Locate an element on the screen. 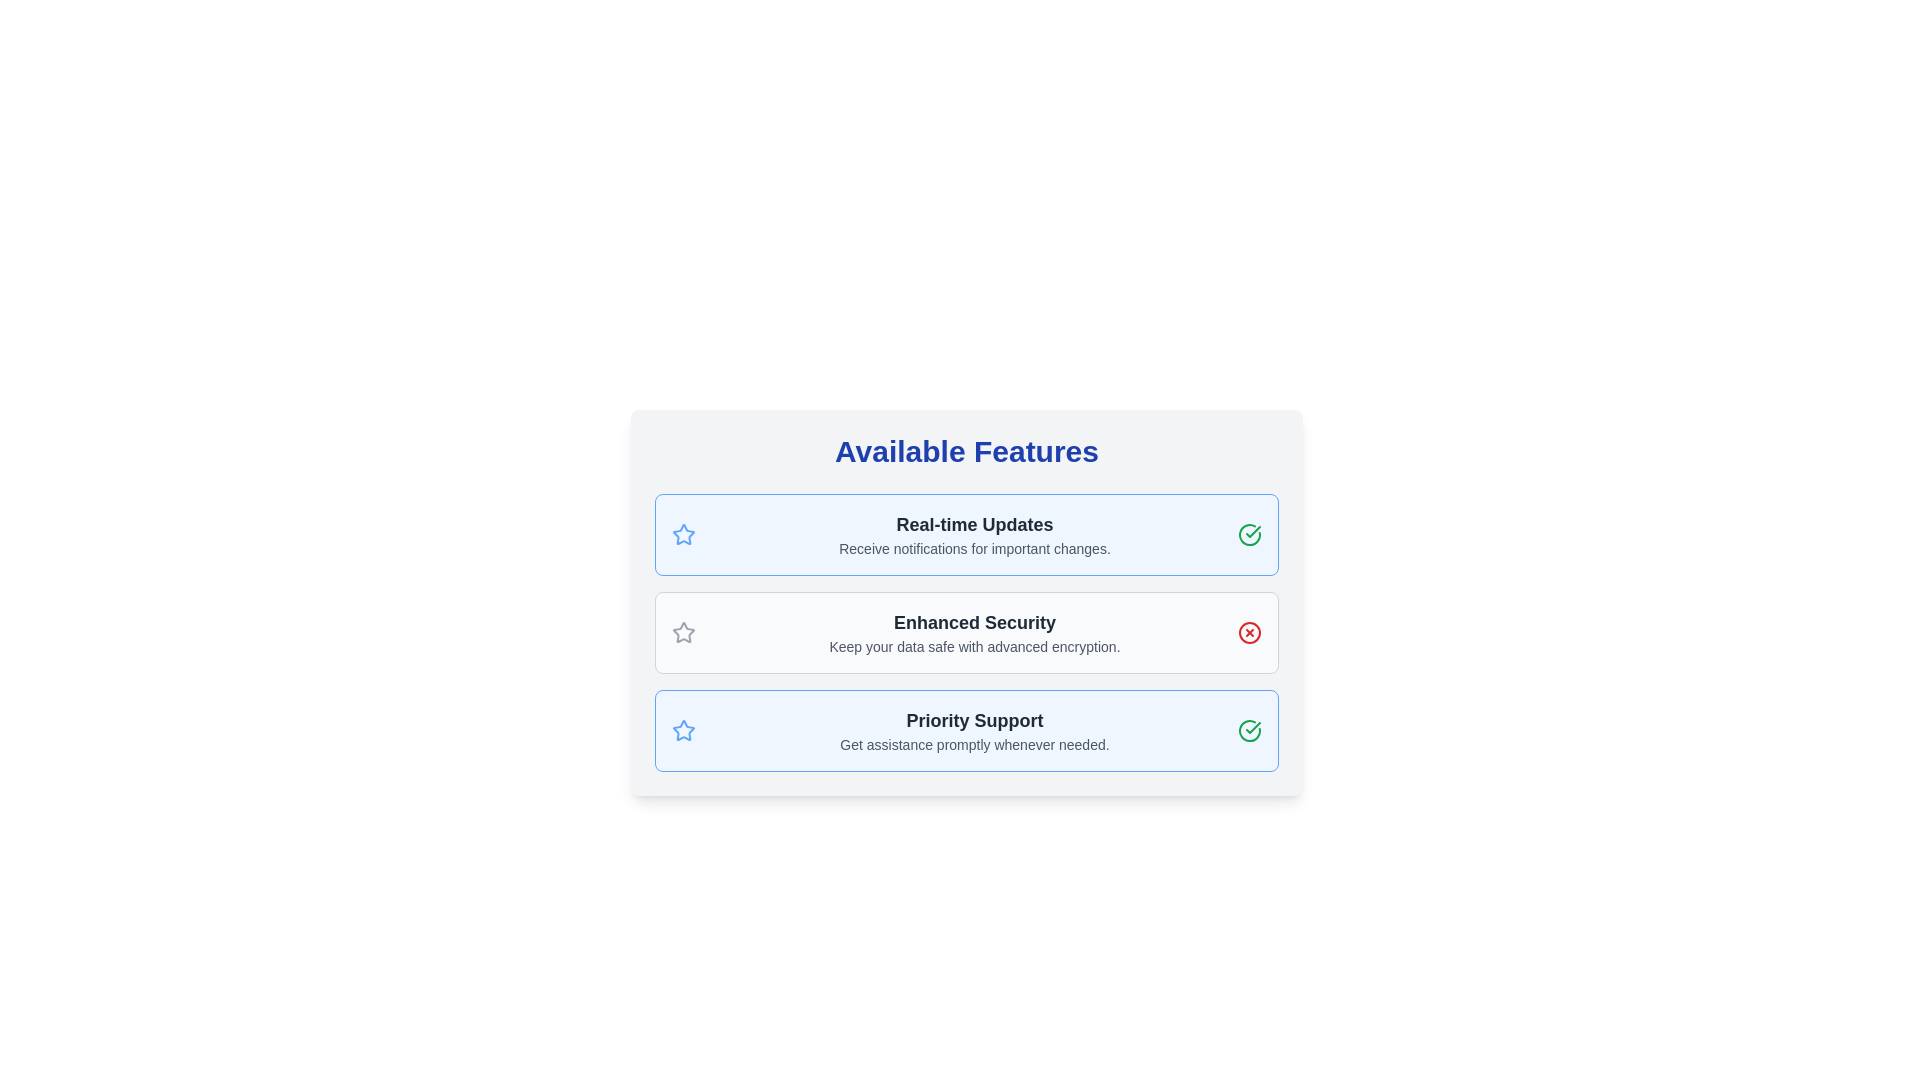  the active status icon located in the lower-right corner of the third feature in the vertical list, which indicates that the 'Priority Support' feature is successfully configured is located at coordinates (1252, 531).